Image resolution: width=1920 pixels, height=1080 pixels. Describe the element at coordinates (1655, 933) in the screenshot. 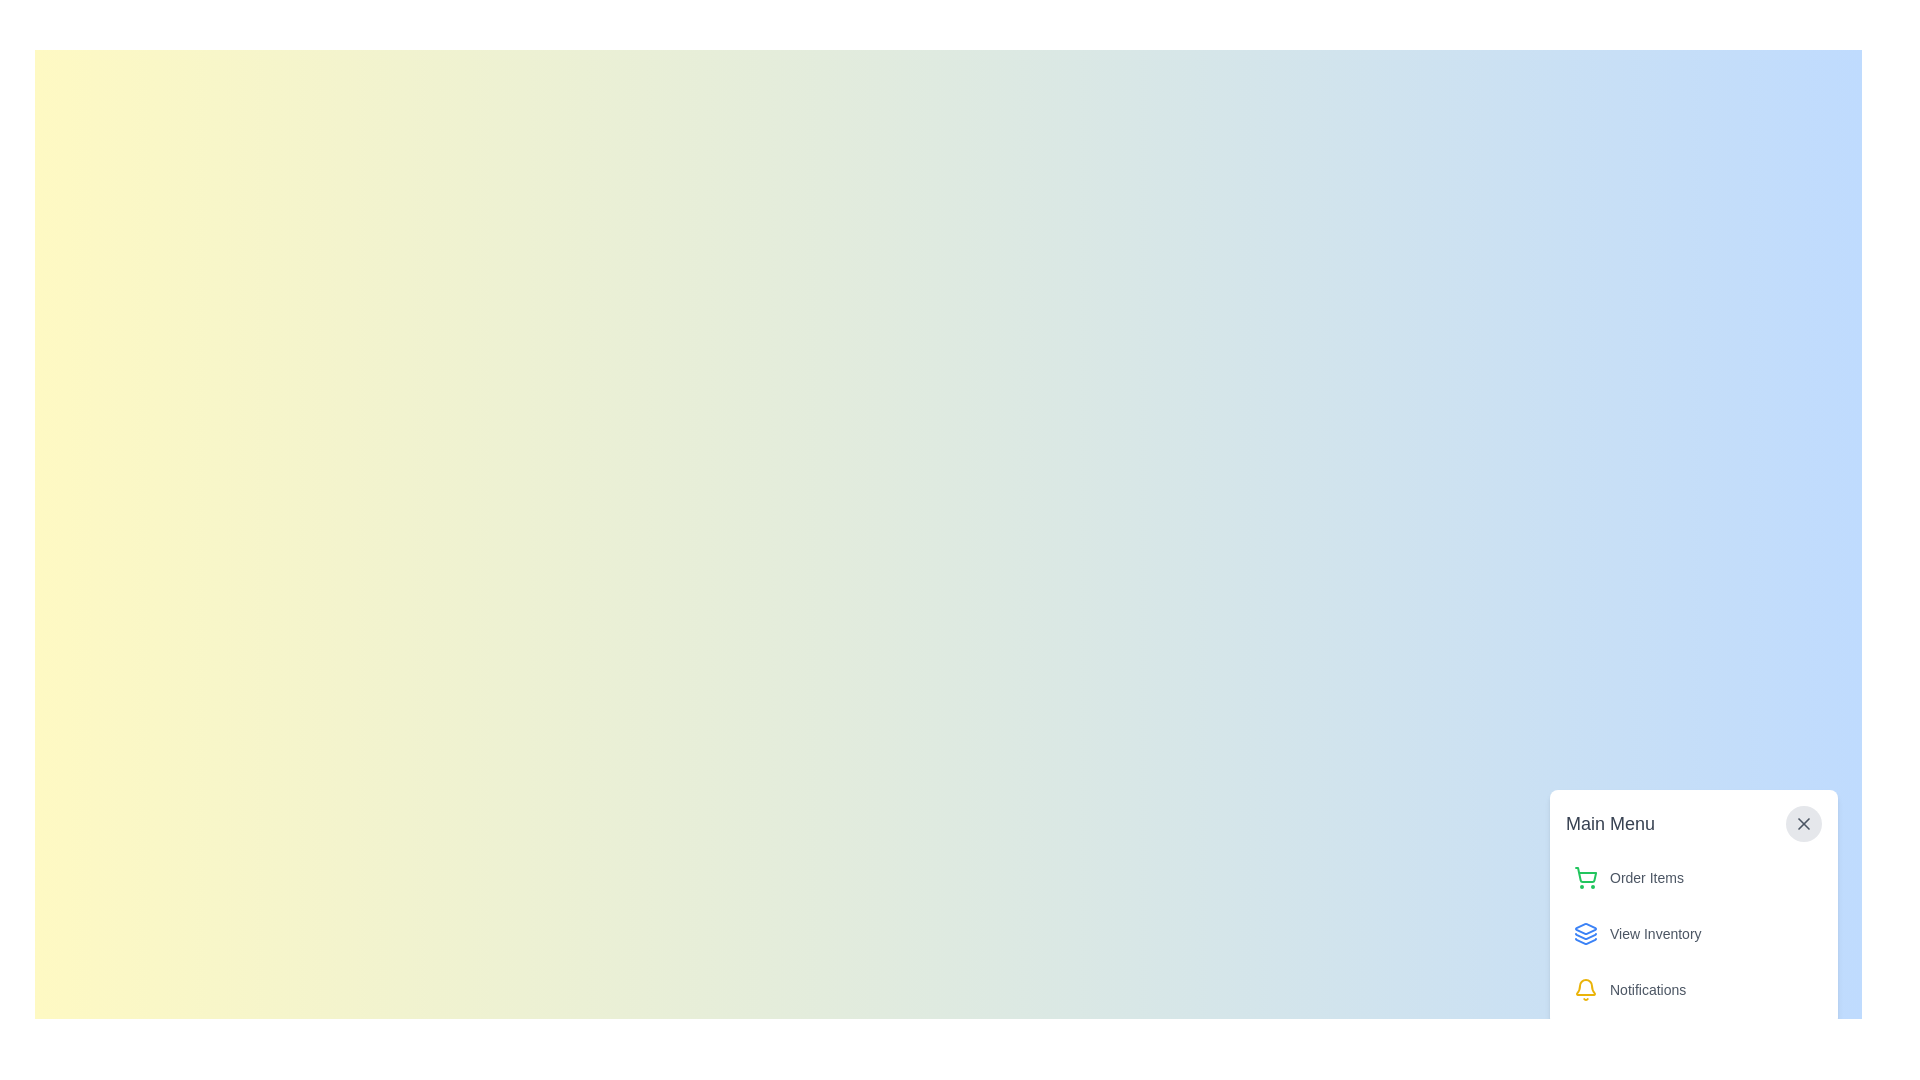

I see `the Text Label for inventory navigation using keyboard navigation` at that location.